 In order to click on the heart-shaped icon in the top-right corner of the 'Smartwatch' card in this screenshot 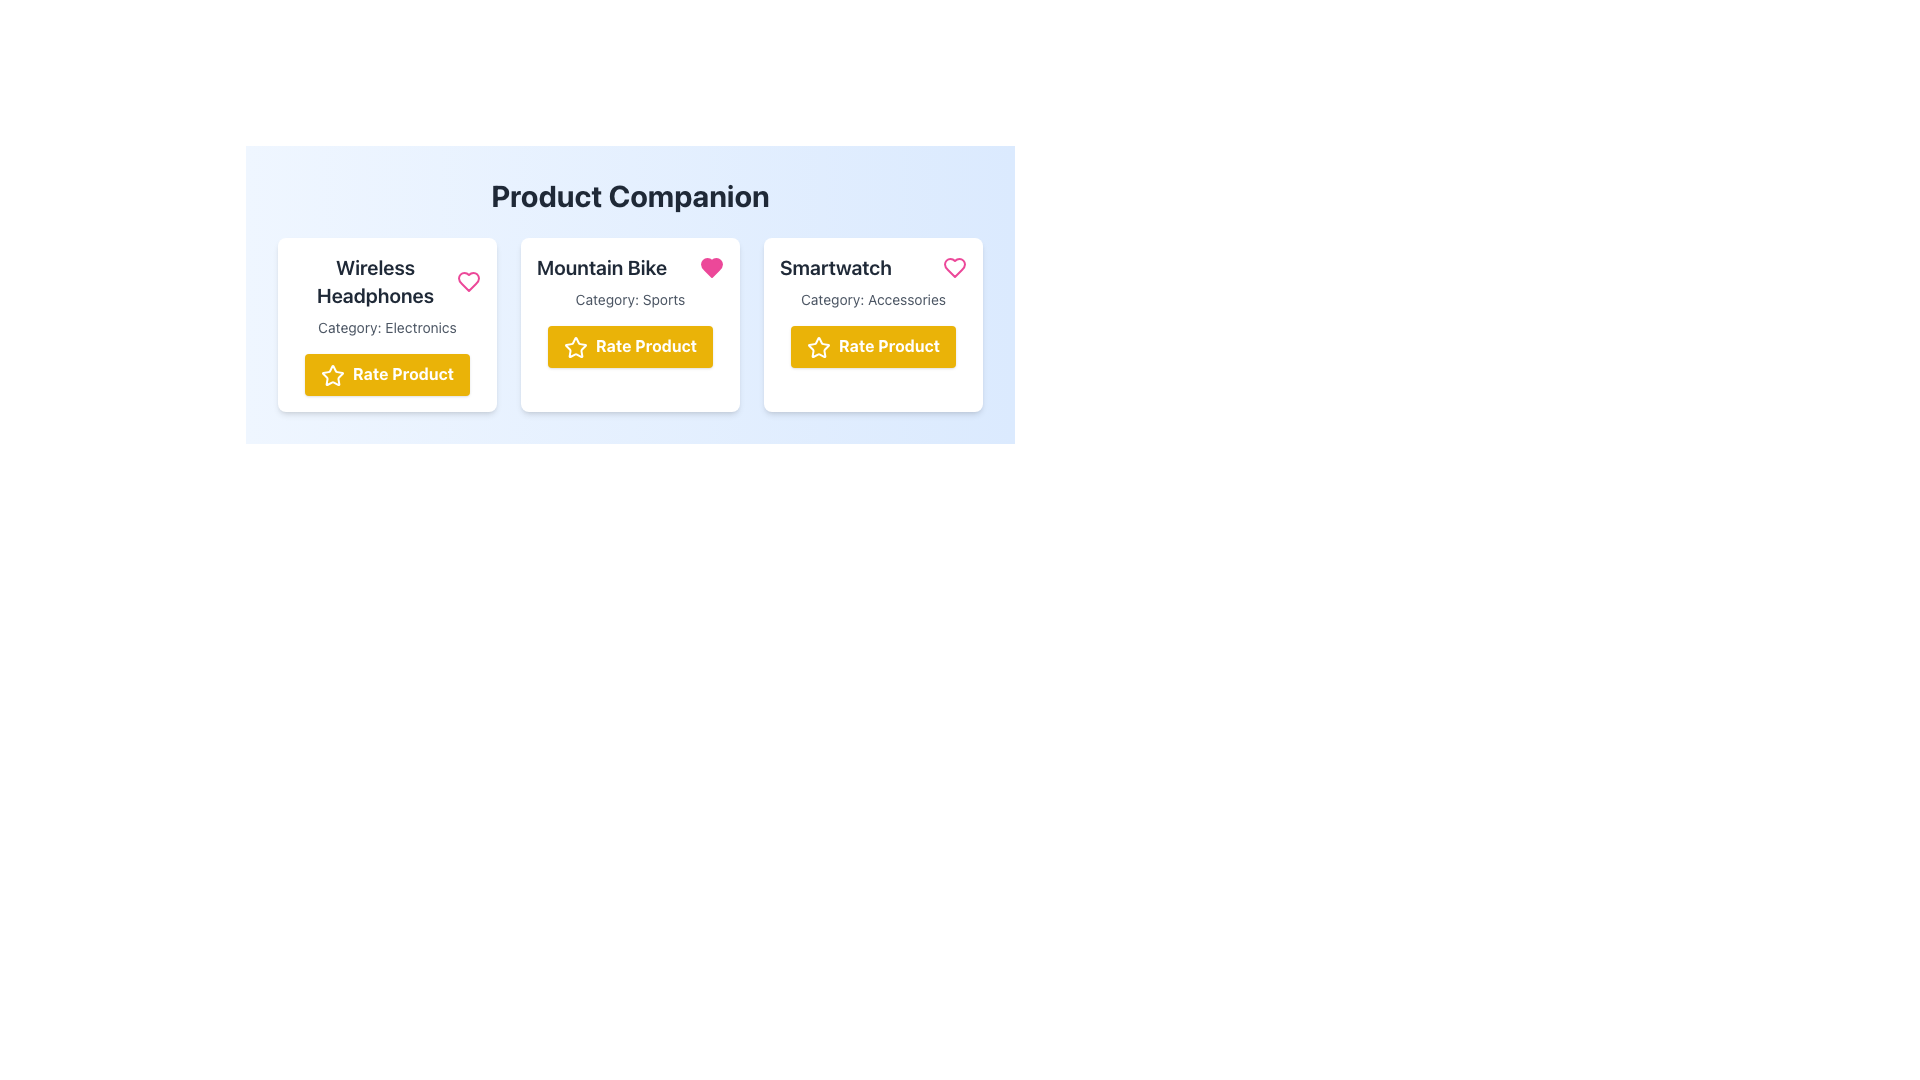, I will do `click(954, 266)`.